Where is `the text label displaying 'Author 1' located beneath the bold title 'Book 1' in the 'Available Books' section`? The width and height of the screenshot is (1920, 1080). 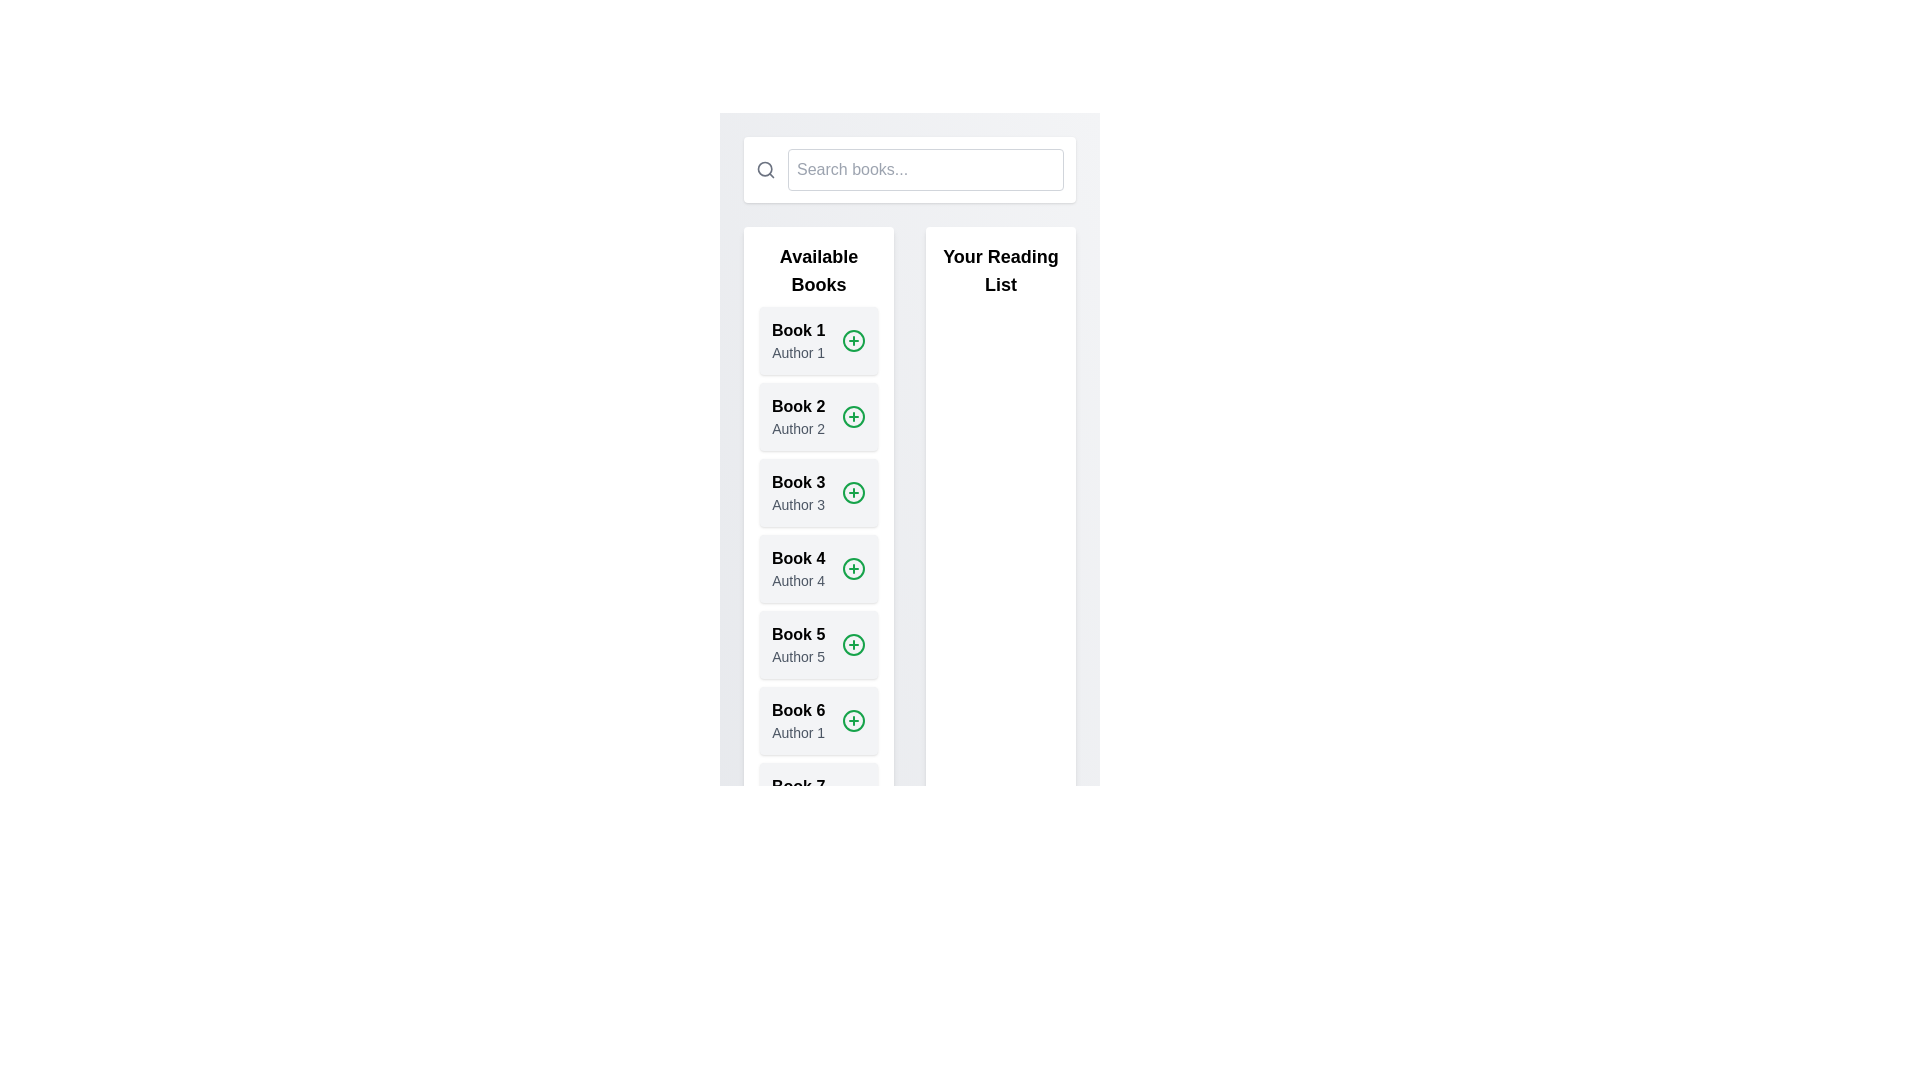
the text label displaying 'Author 1' located beneath the bold title 'Book 1' in the 'Available Books' section is located at coordinates (797, 352).